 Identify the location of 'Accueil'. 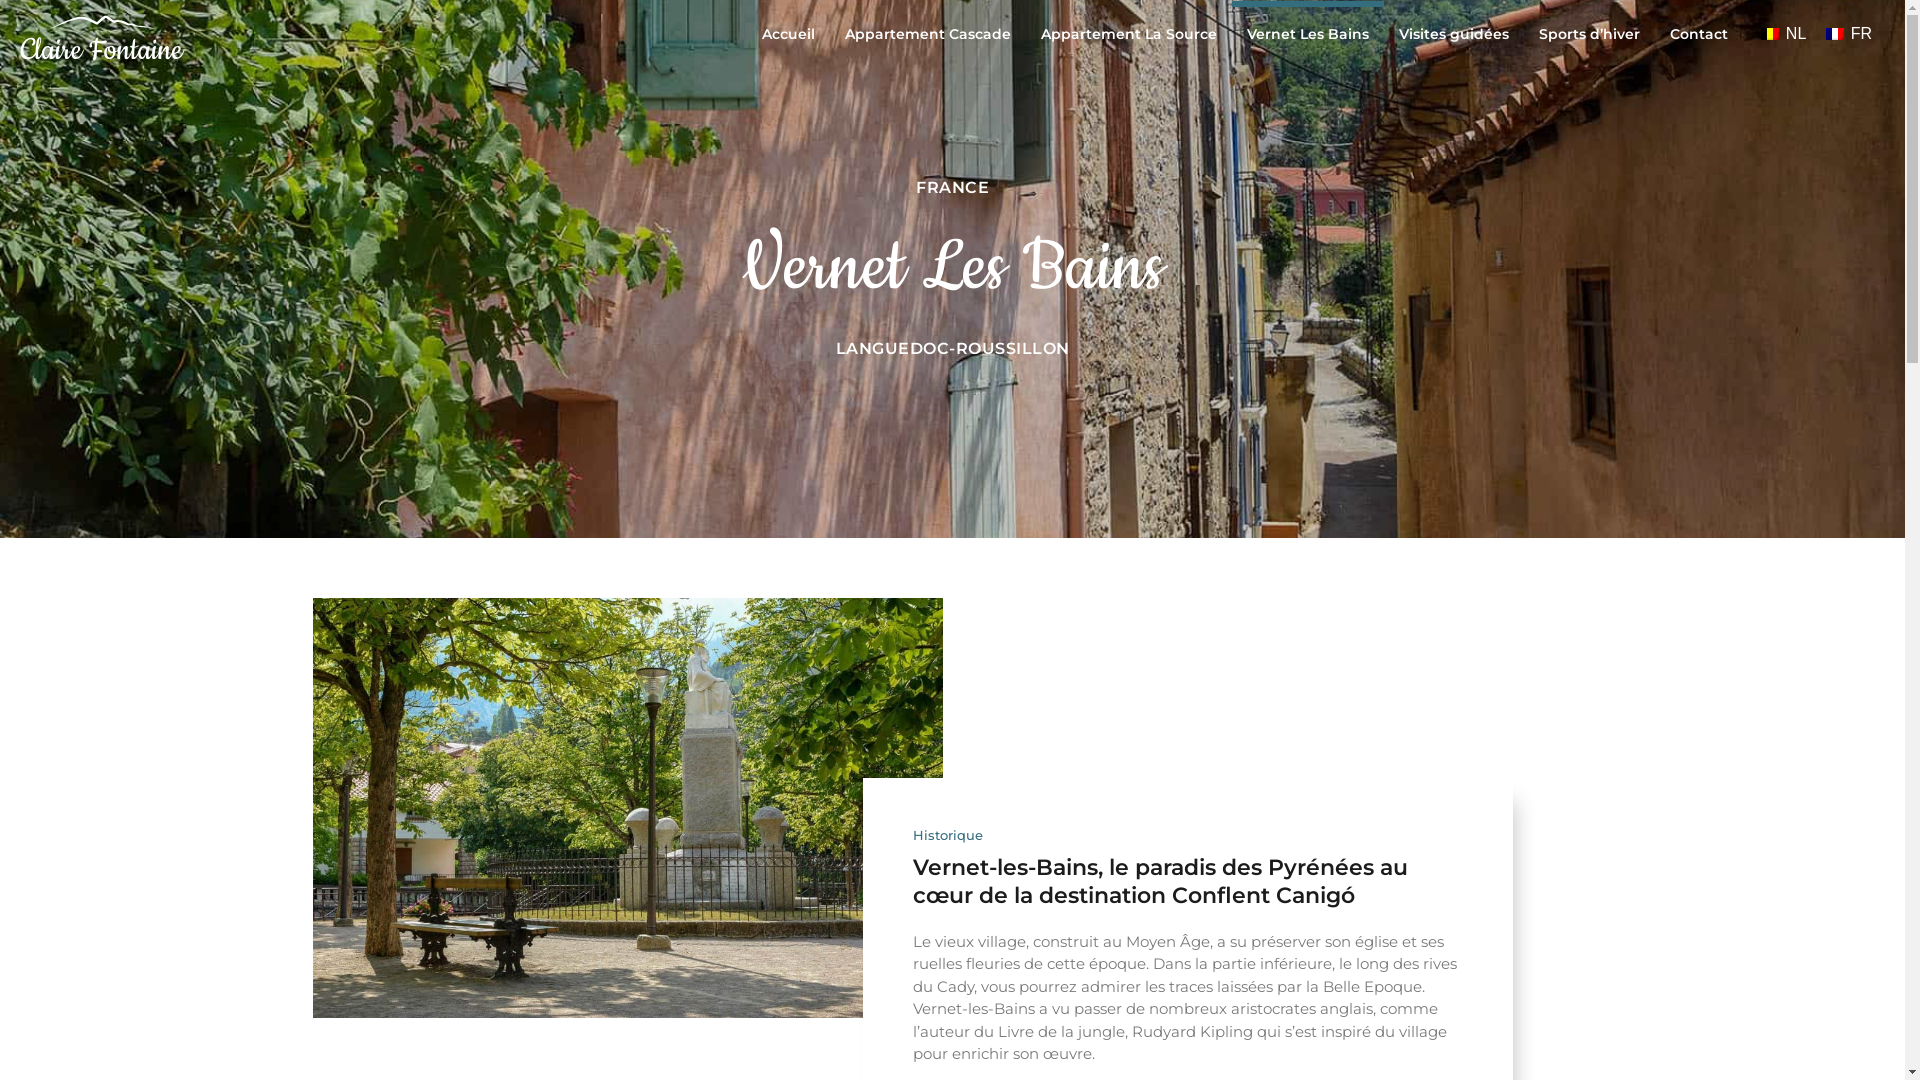
(787, 34).